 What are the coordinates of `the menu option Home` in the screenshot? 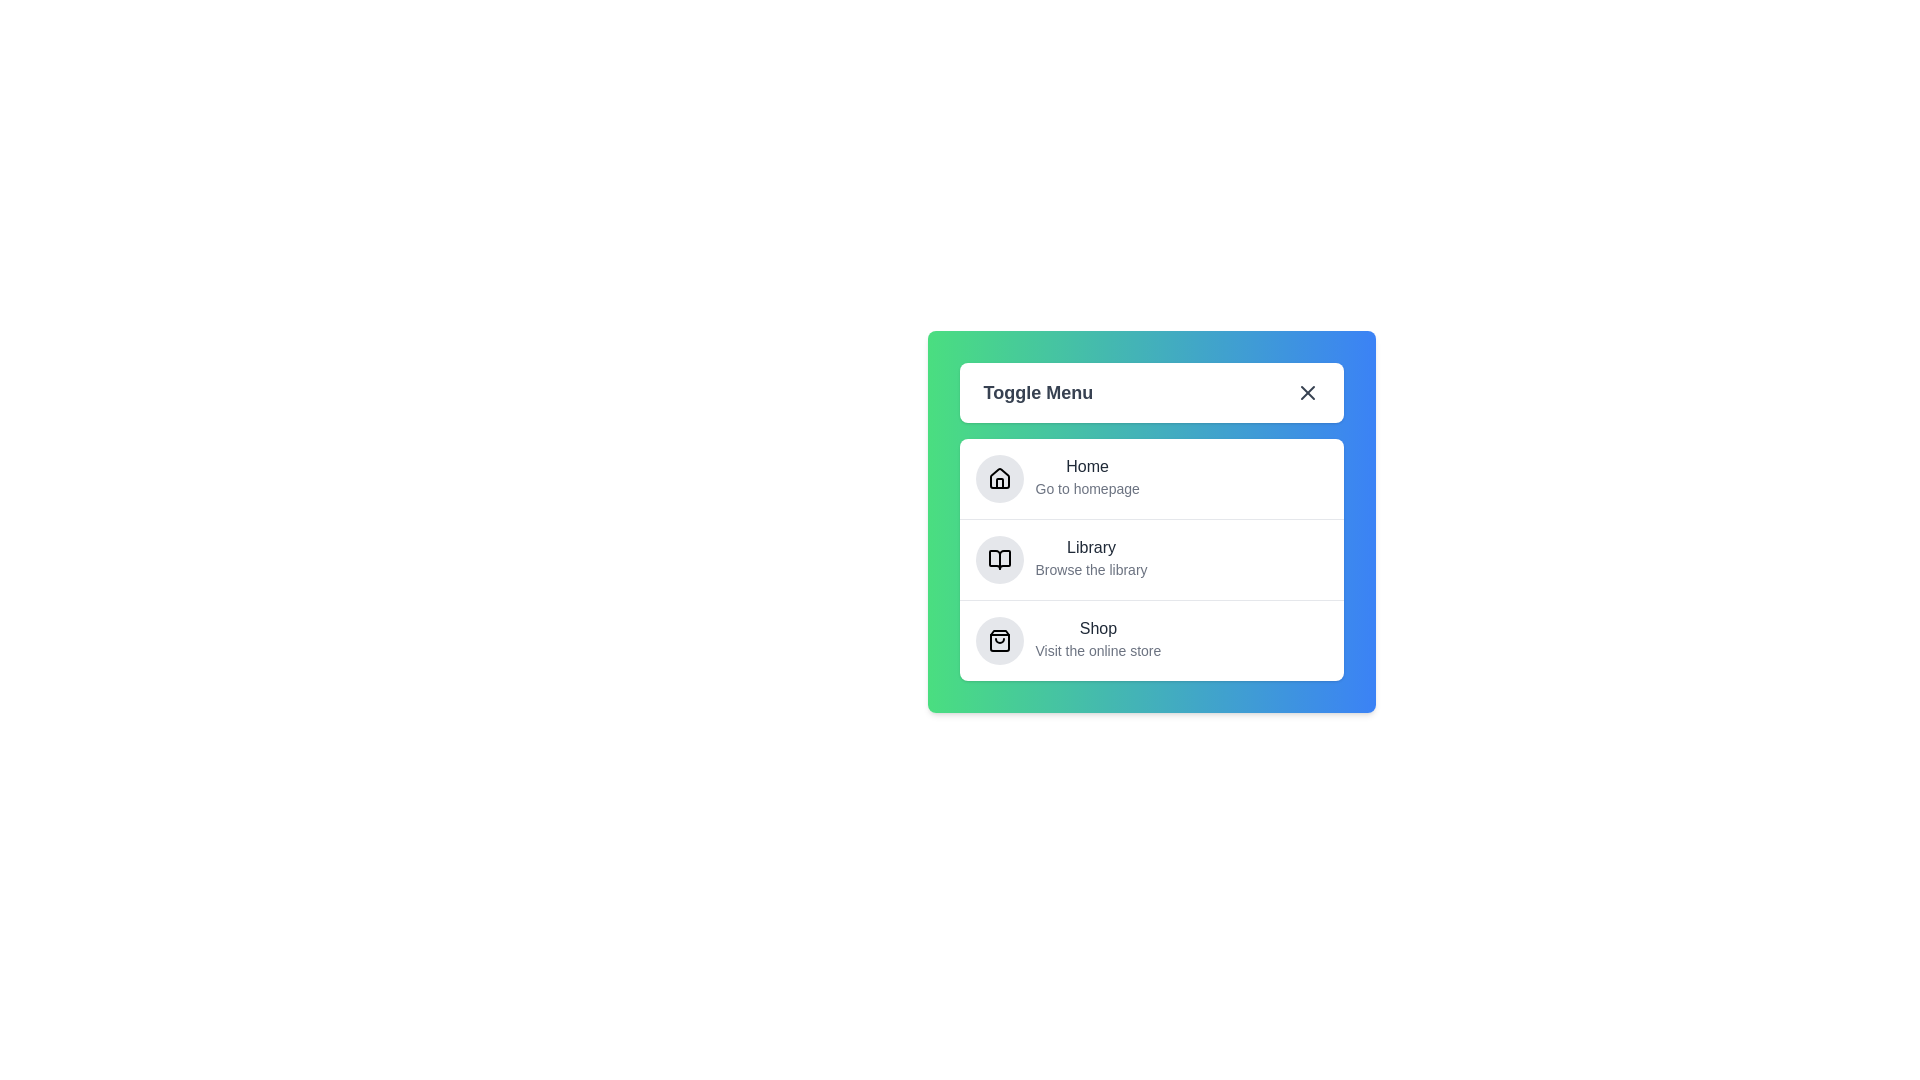 It's located at (1098, 470).